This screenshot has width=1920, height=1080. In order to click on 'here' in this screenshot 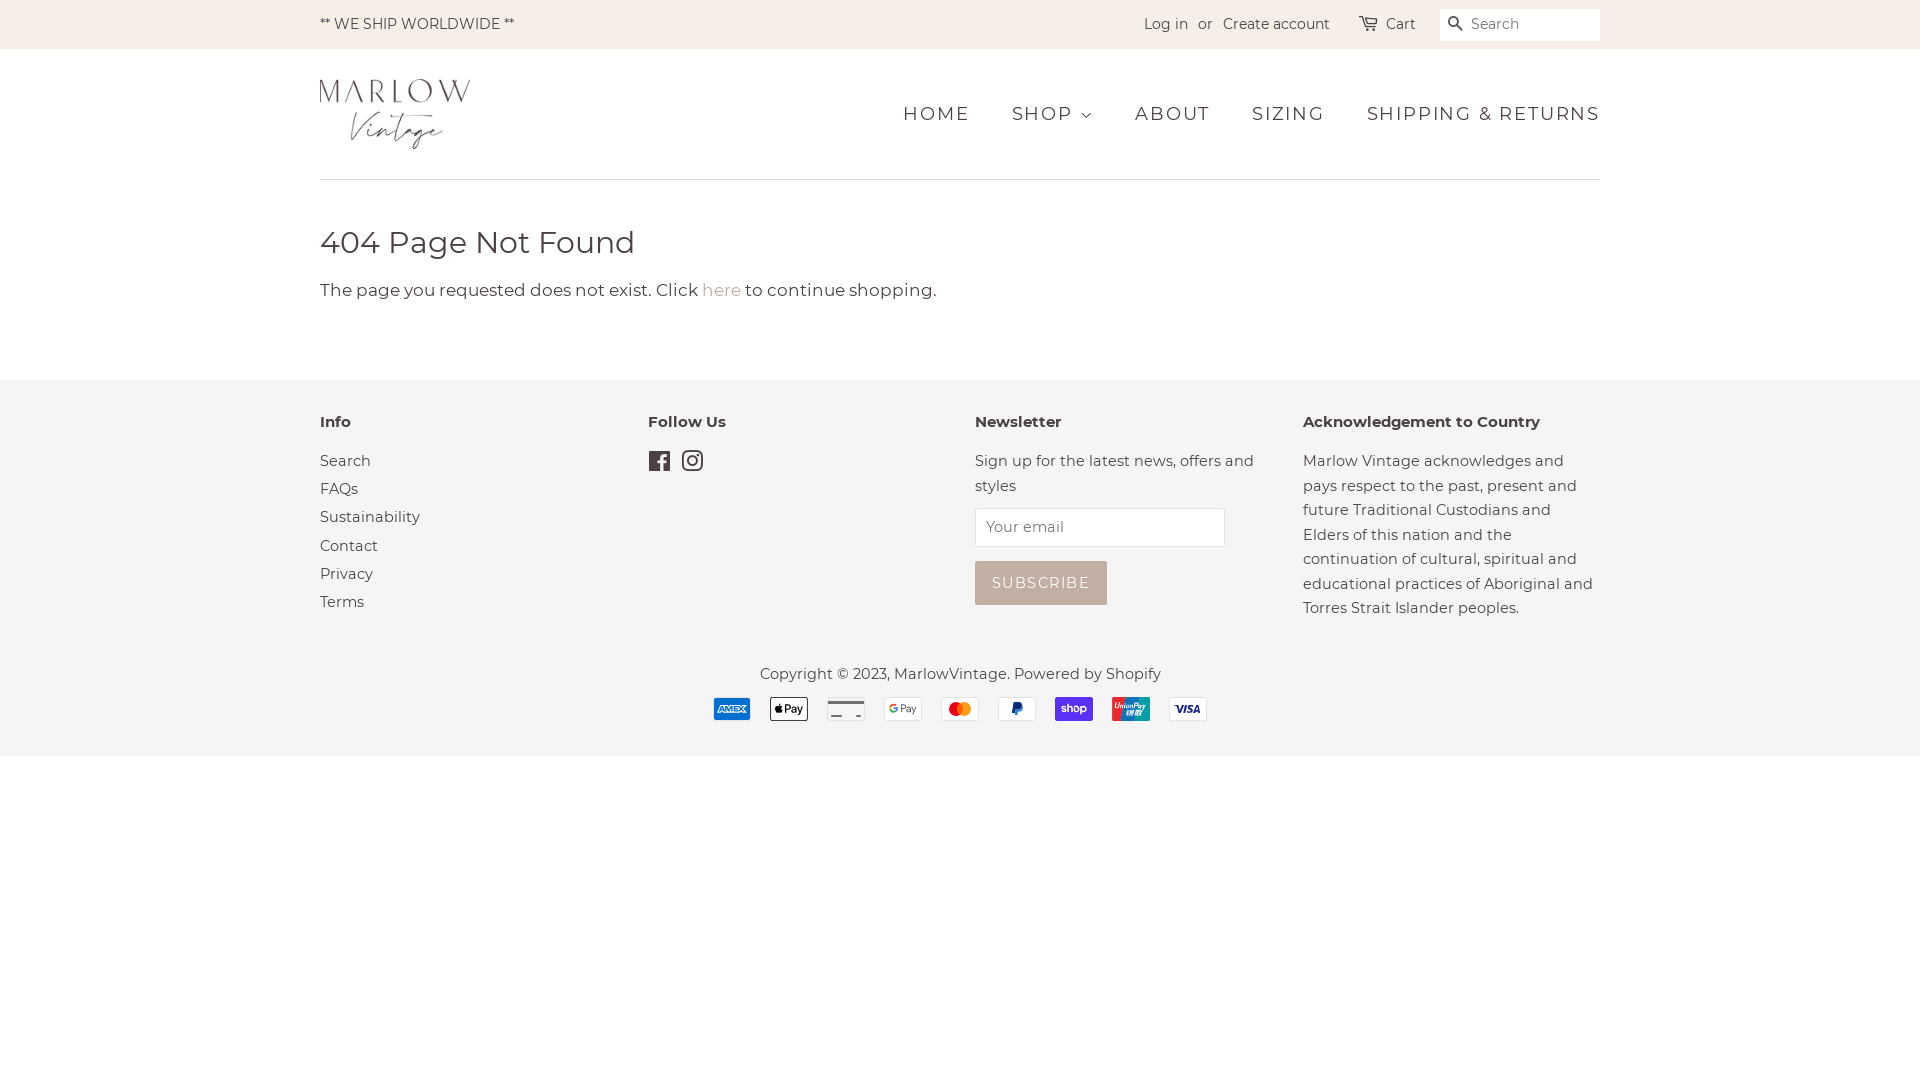, I will do `click(720, 289)`.